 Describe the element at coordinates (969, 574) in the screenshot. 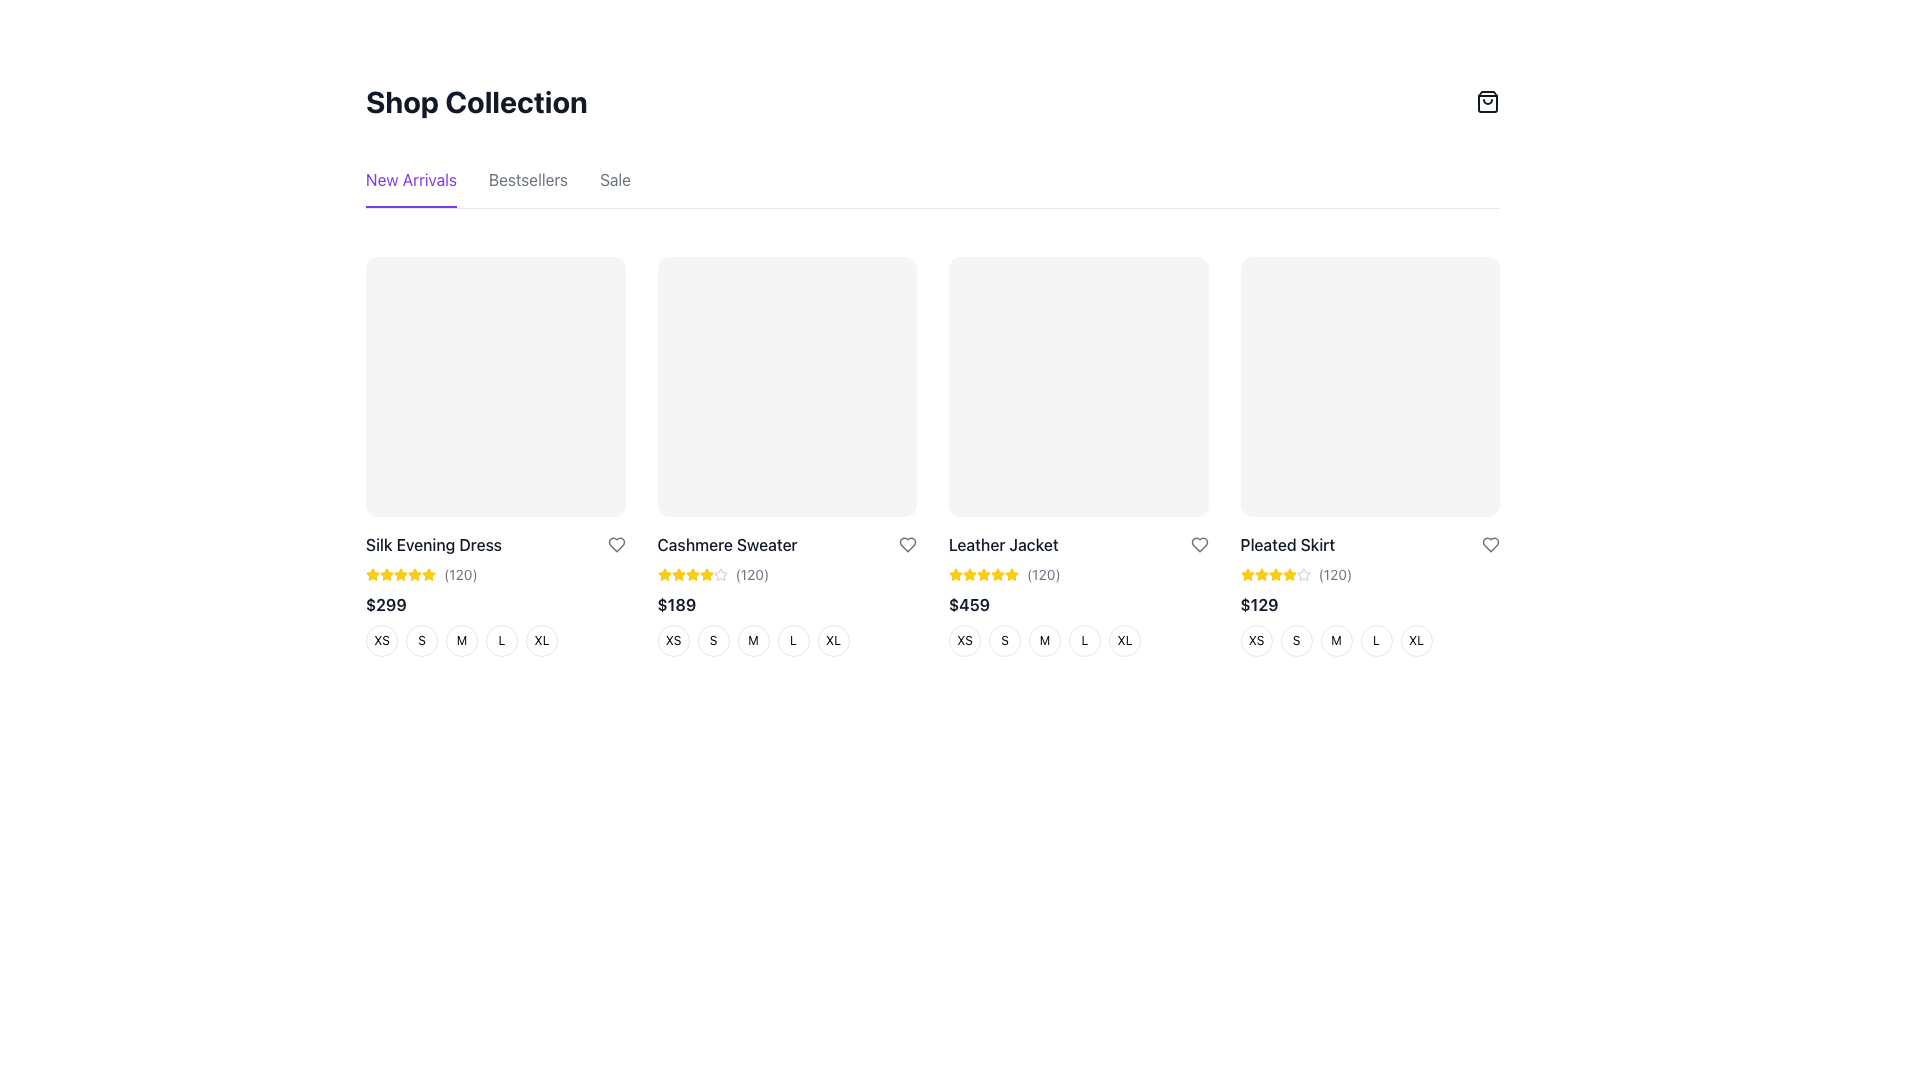

I see `the third star in the sequence of five stars that indicates the rating for the 'Leather Jacket' product, to trigger the tooltip or highlight effect` at that location.